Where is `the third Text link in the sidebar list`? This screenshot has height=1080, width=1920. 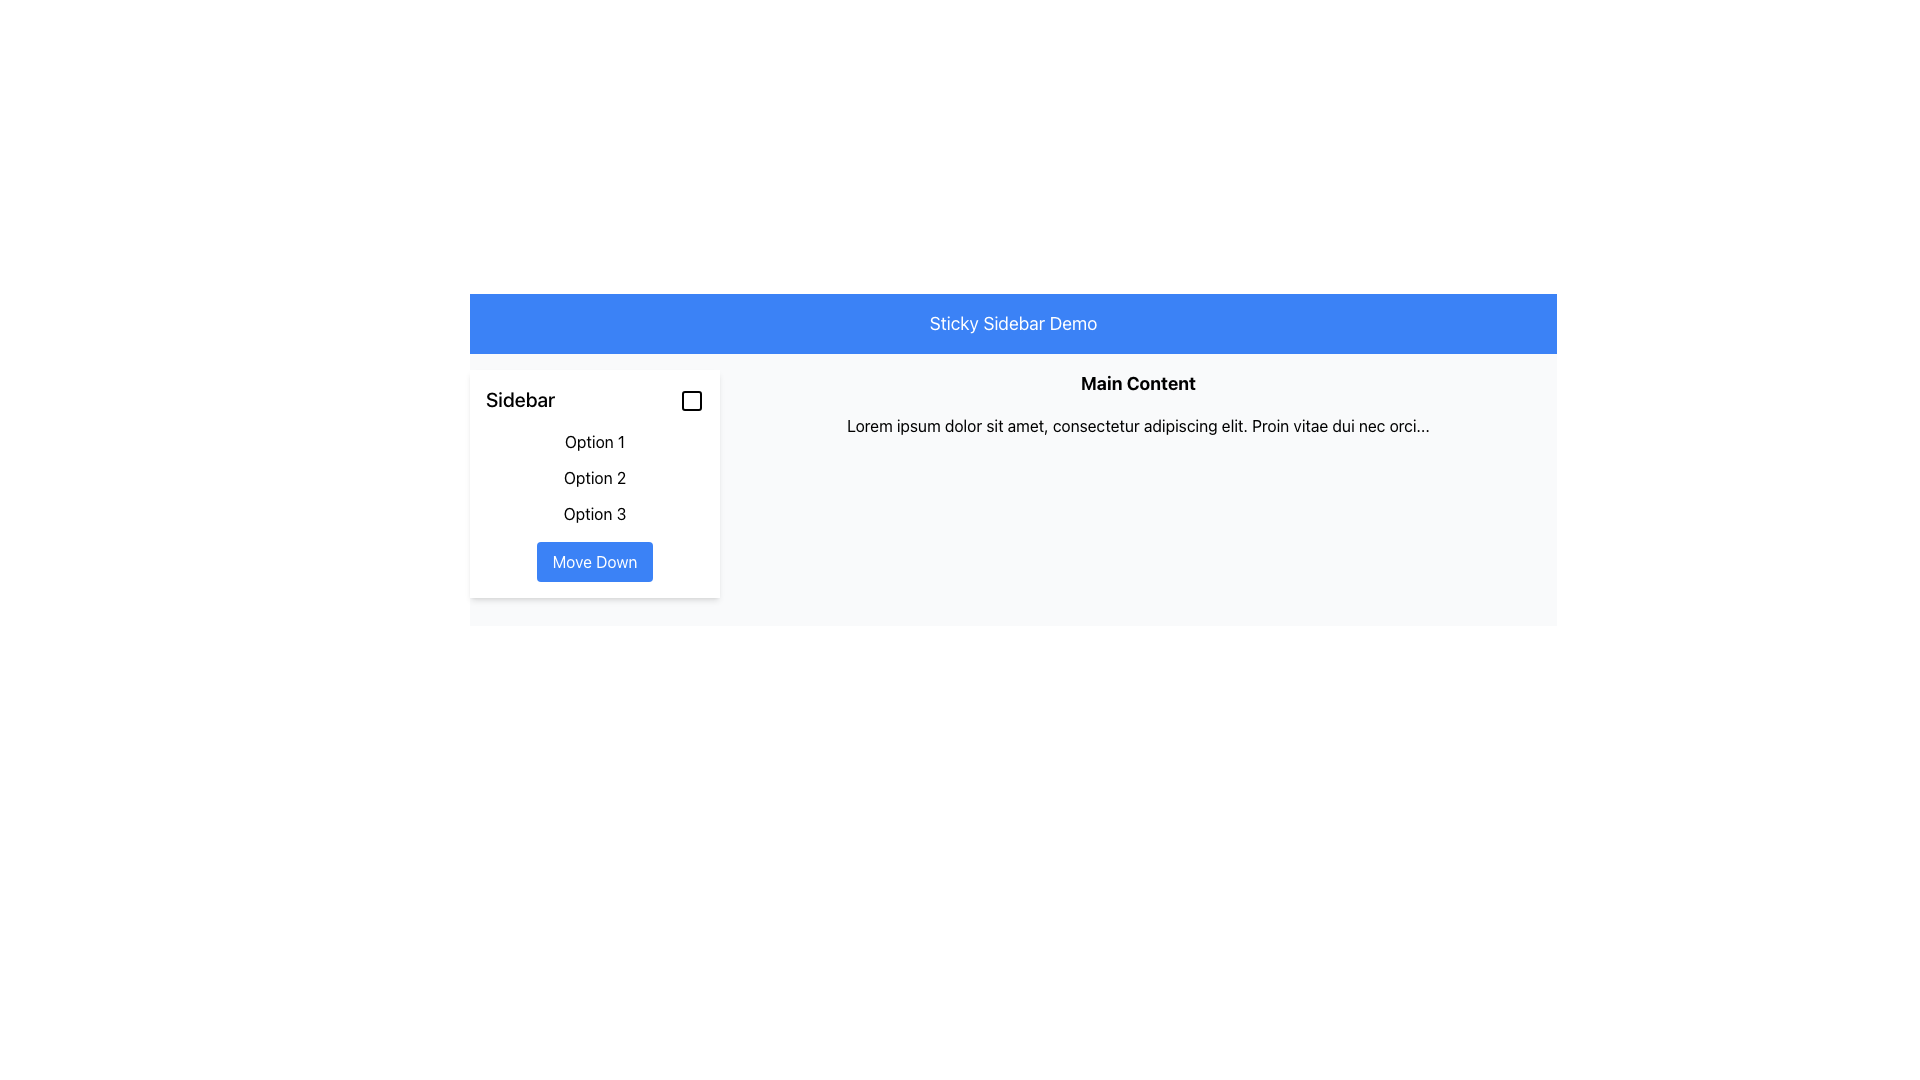
the third Text link in the sidebar list is located at coordinates (594, 512).